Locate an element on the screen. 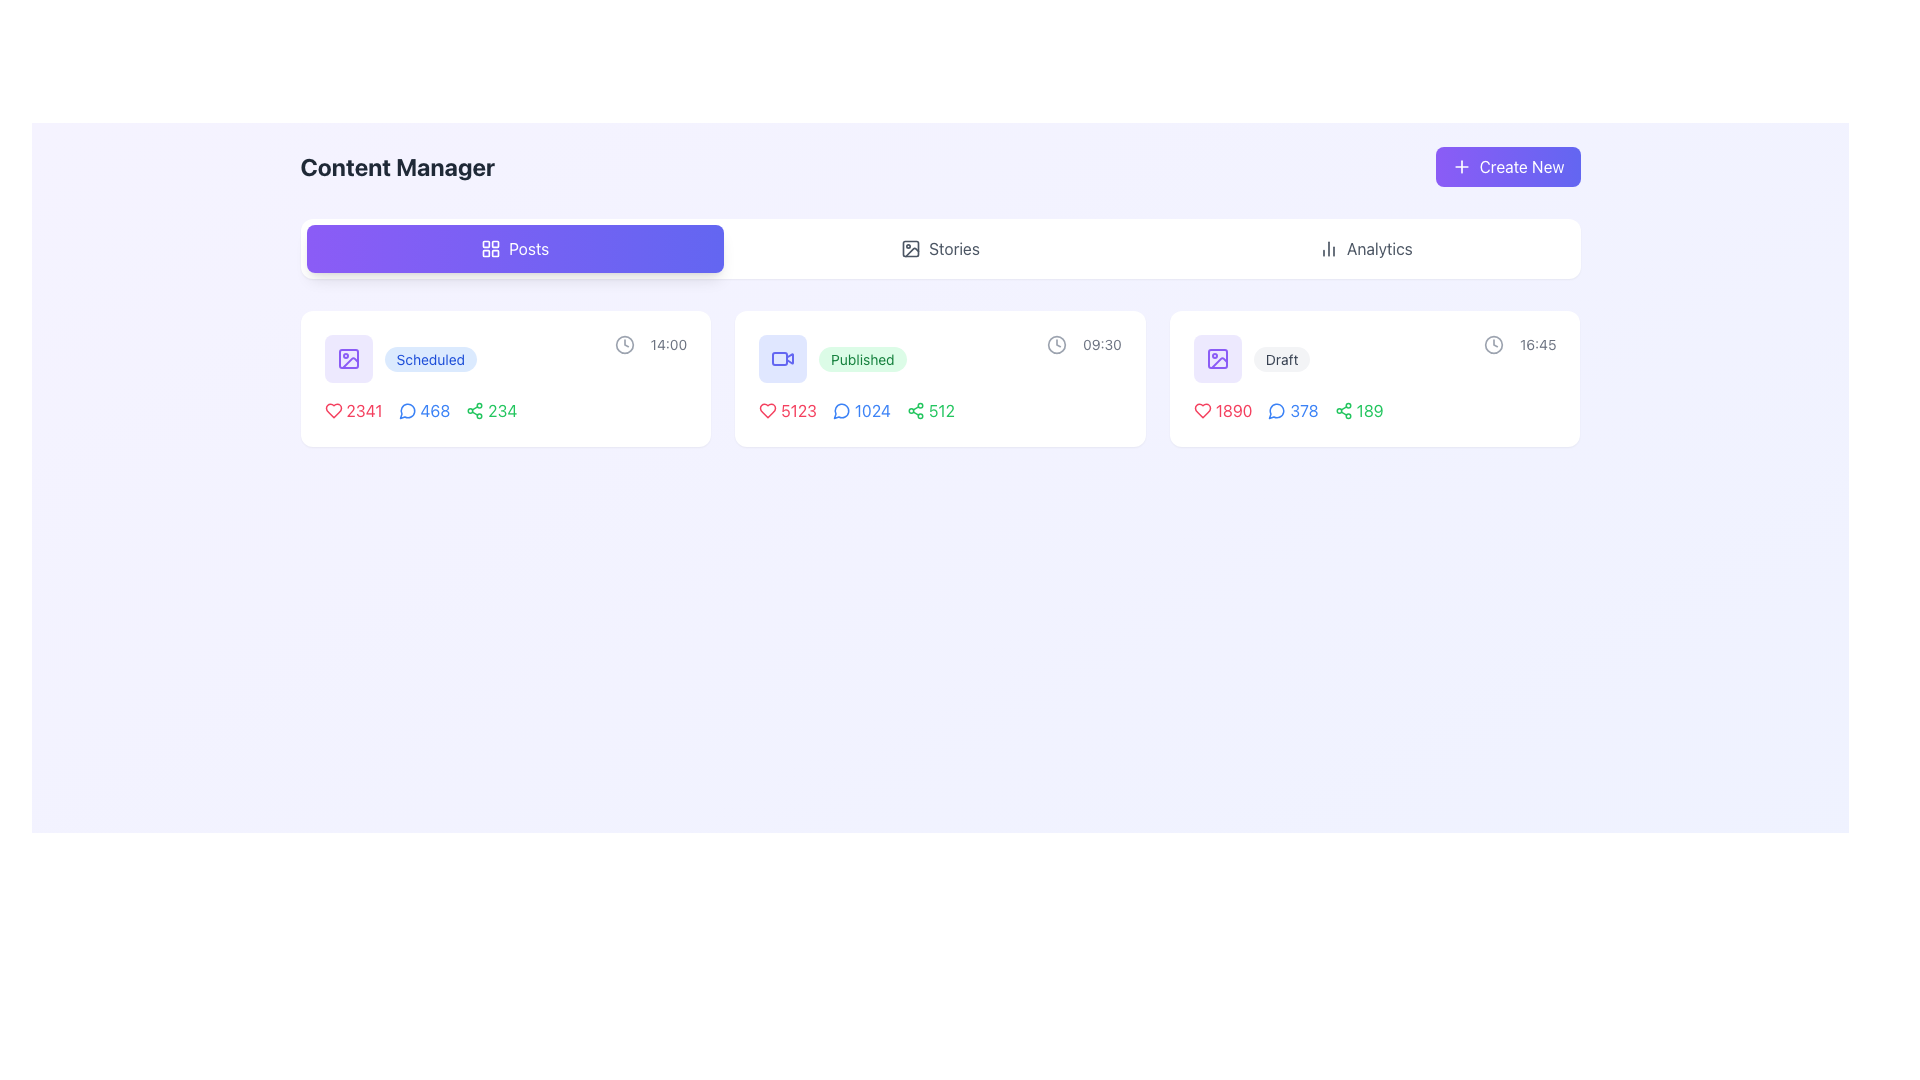 The image size is (1920, 1080). the Time indicator with icon in the Draft post card is located at coordinates (1520, 343).